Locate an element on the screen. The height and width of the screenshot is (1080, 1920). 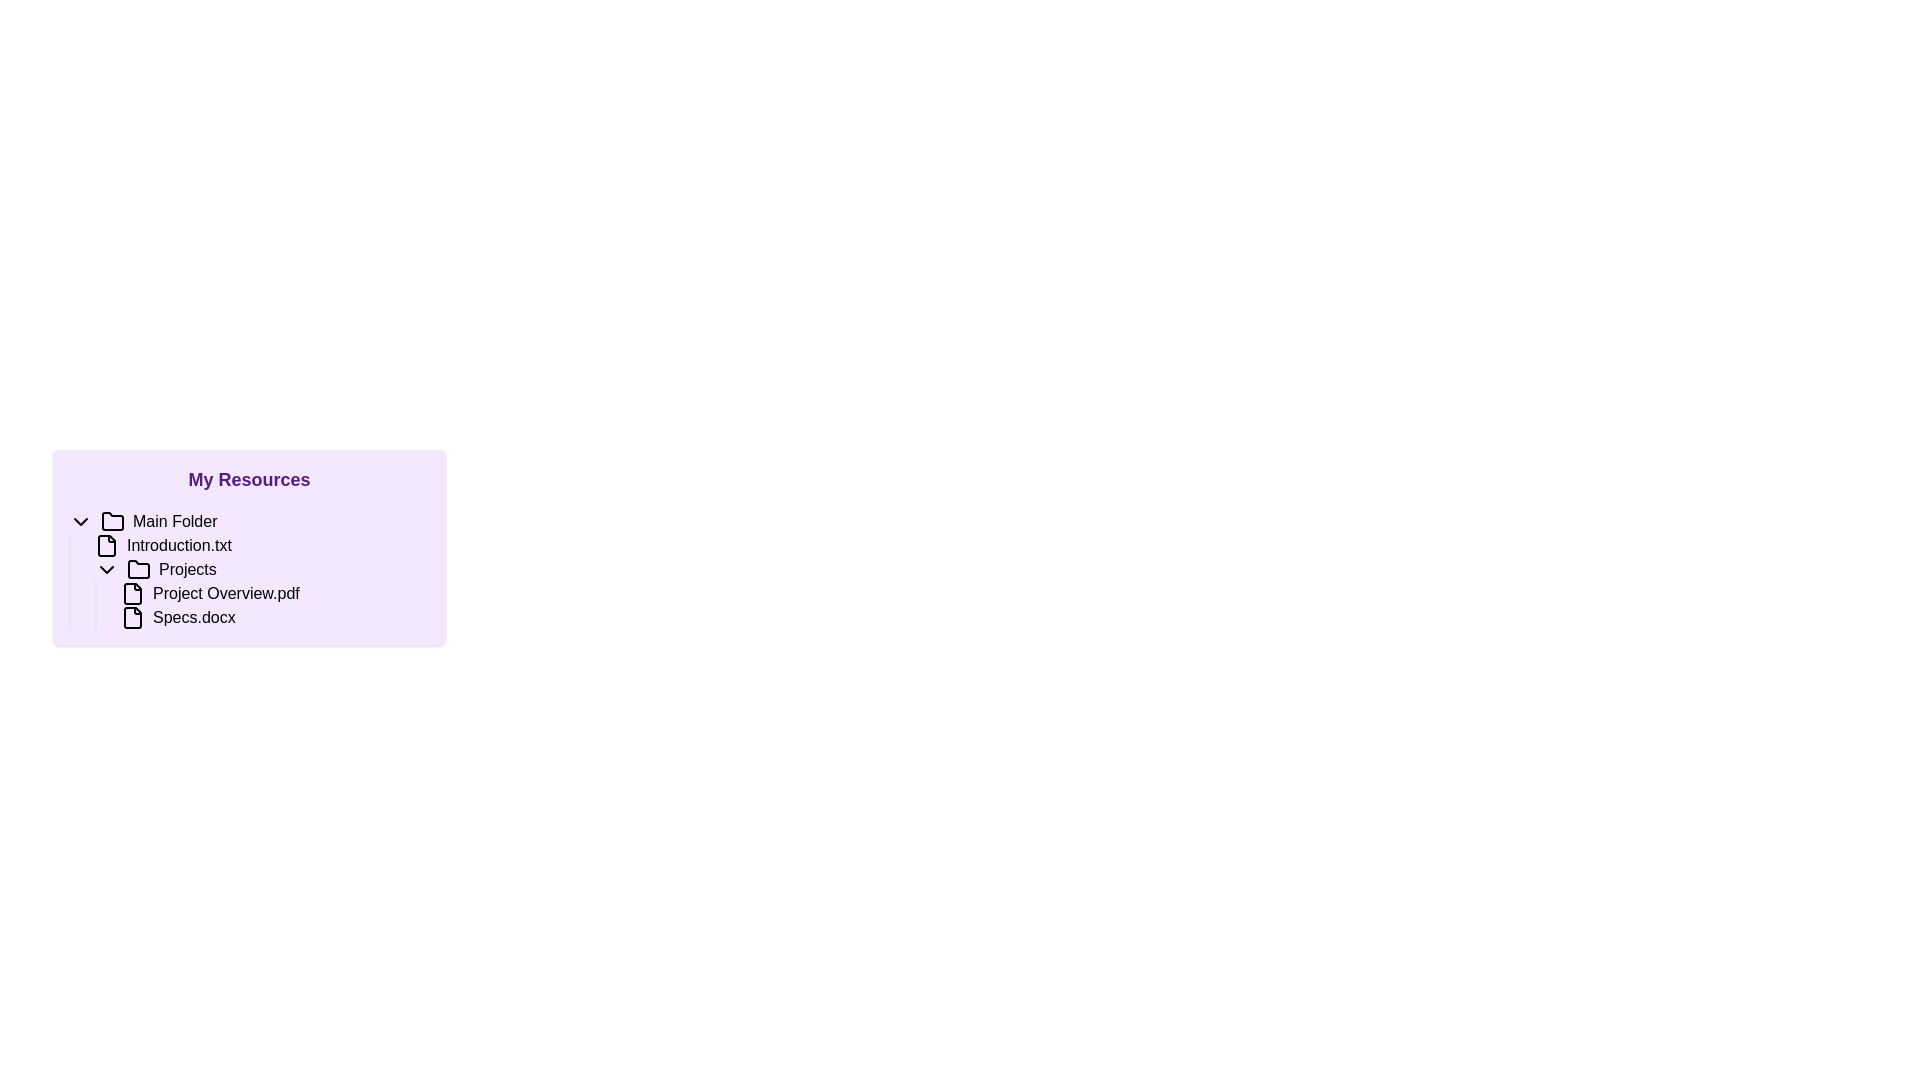
the file icon representing 'Project Overview.pdf' is located at coordinates (132, 593).